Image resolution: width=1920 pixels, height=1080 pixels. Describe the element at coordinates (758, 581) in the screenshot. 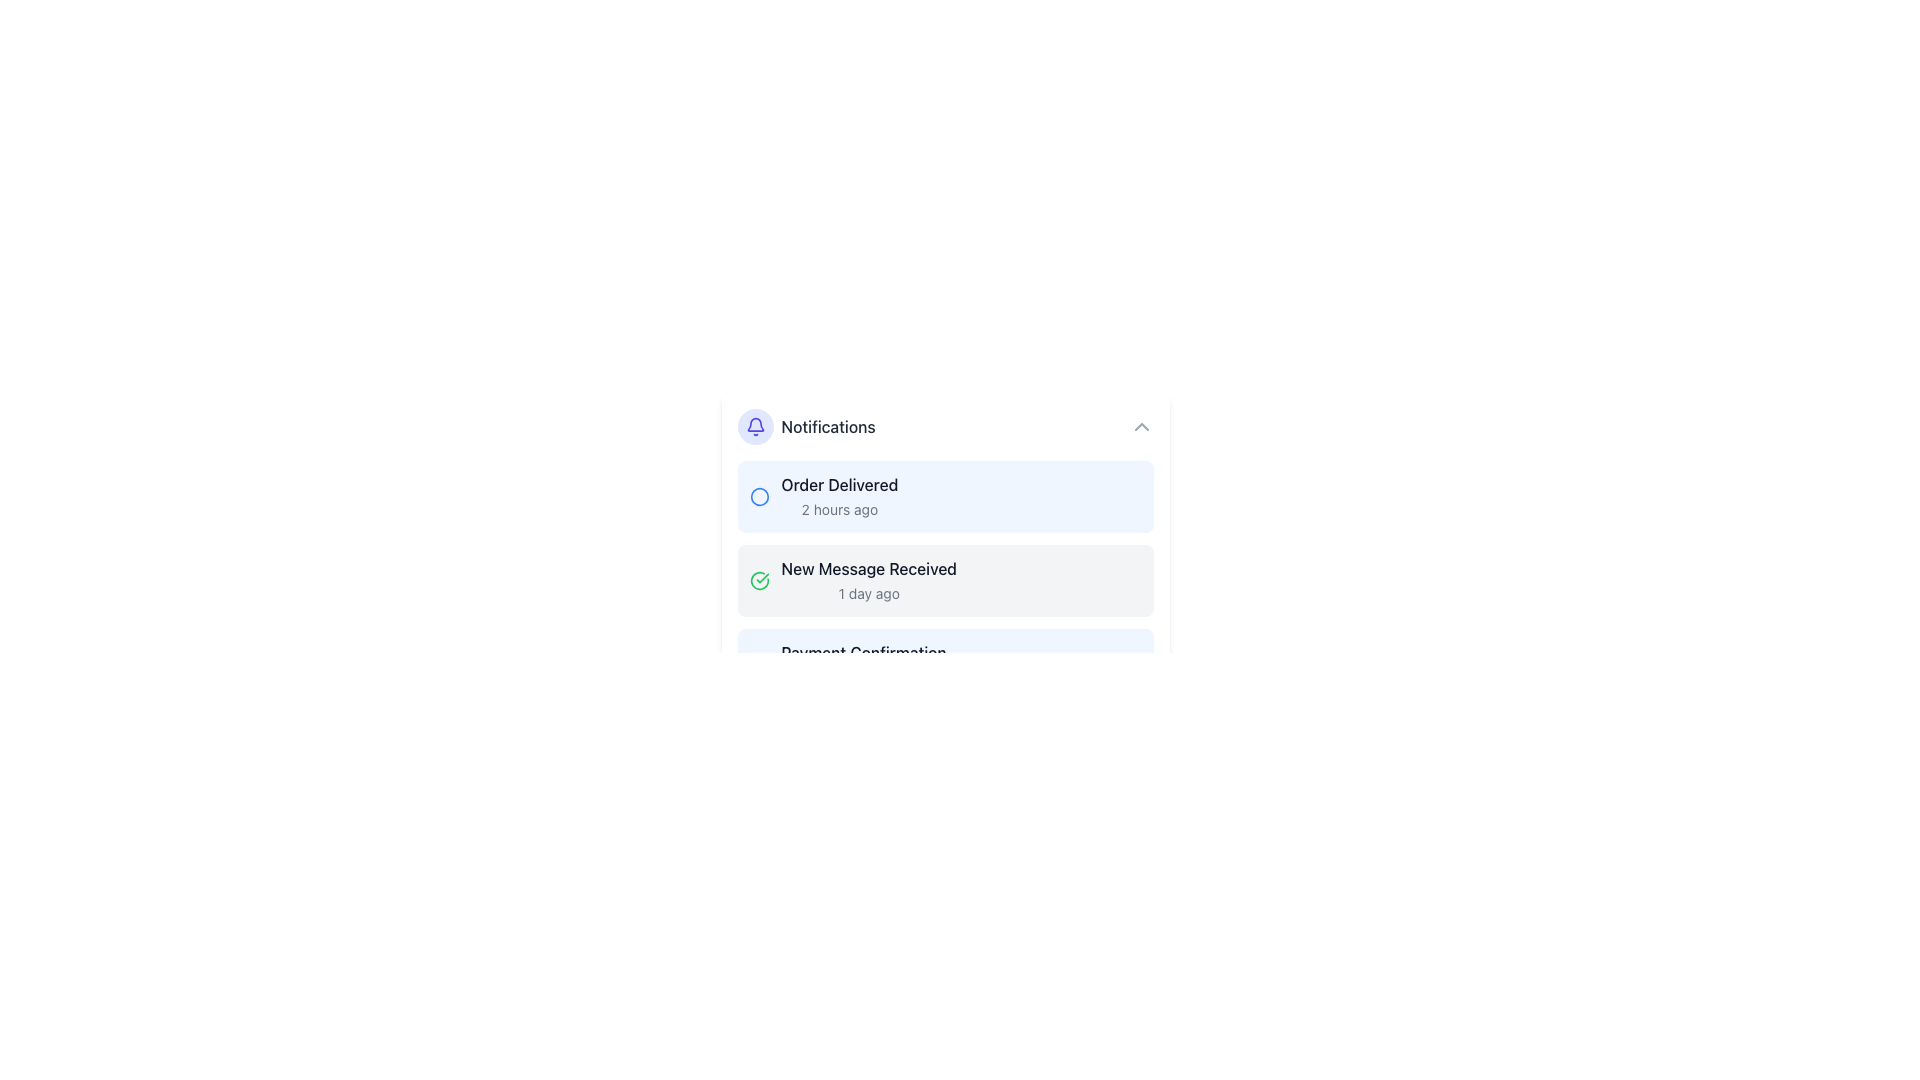

I see `the verified state icon located on the left side of the notification text for 'New Message Received' in the second notification block` at that location.